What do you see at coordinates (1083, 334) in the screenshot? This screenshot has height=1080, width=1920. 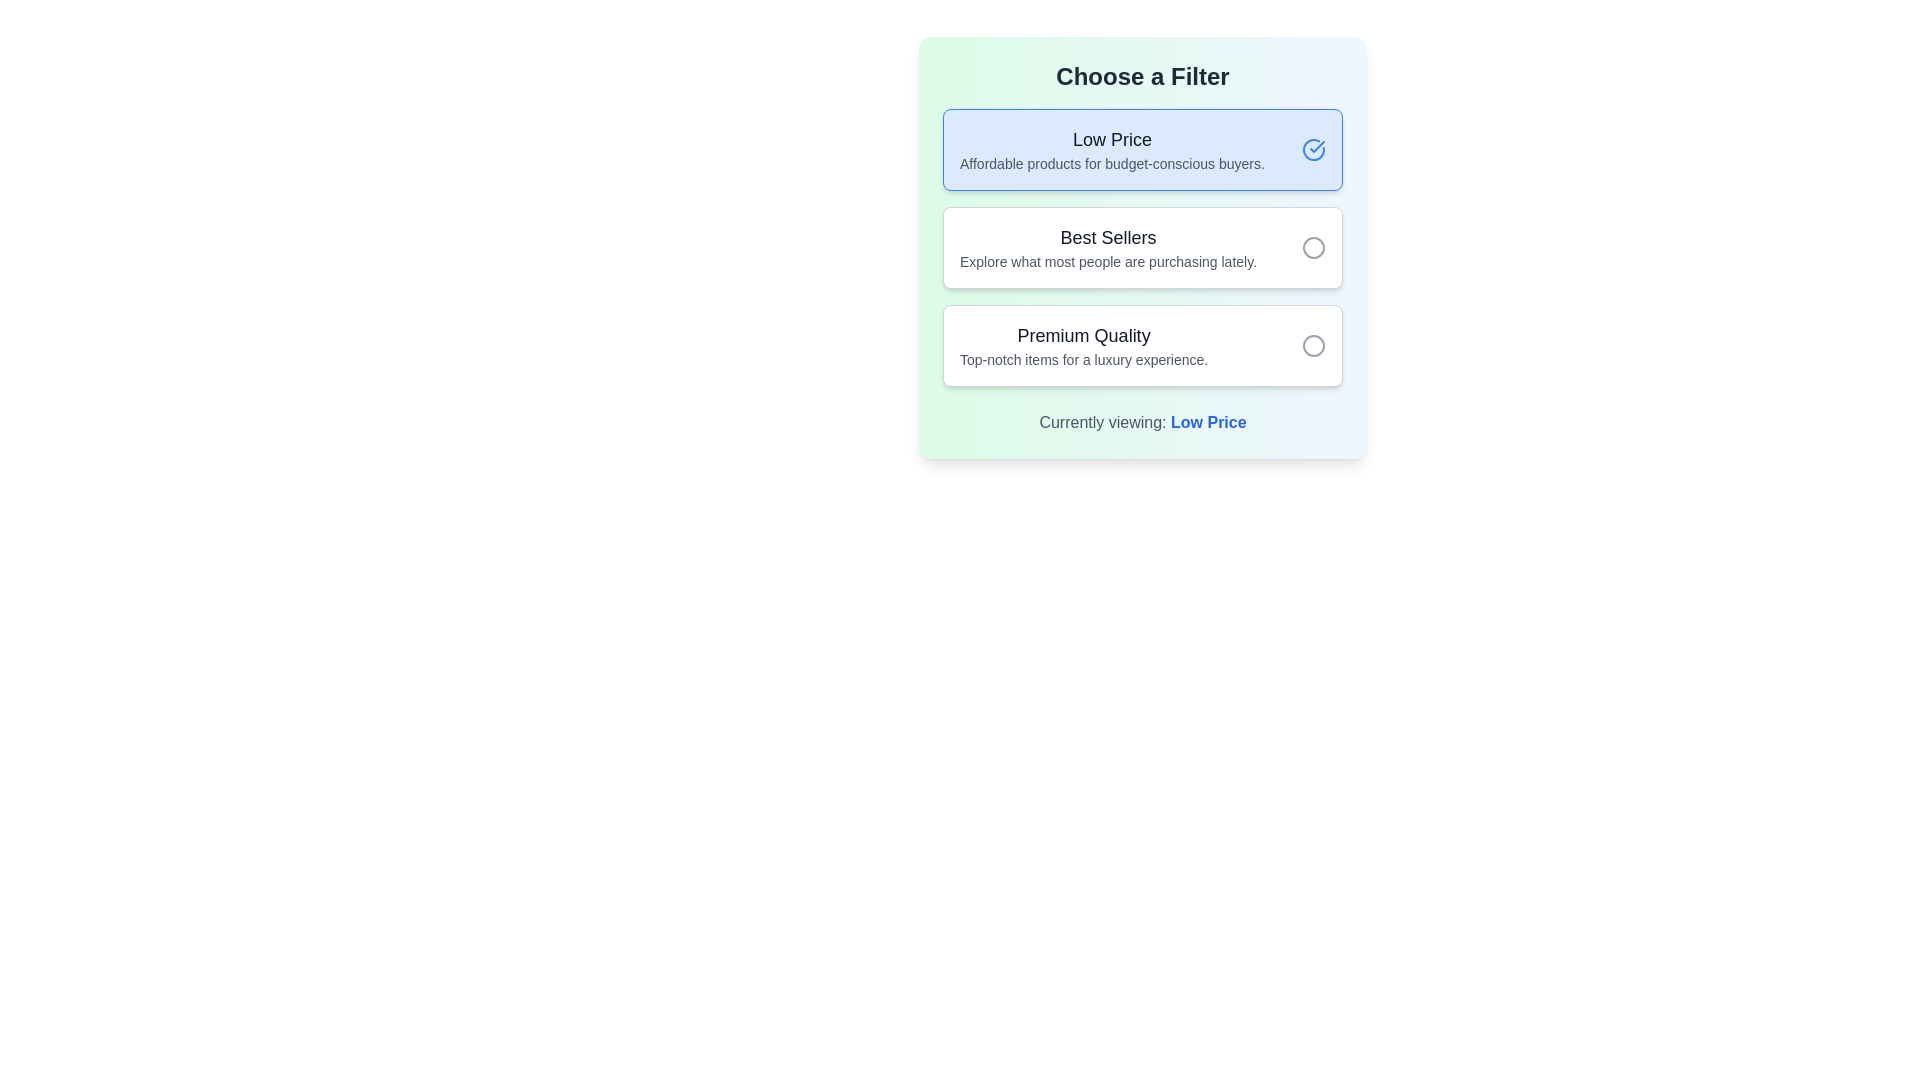 I see `the static text element titled 'Premium Quality', which is the third filter option in the list of filters, positioned below 'Best Sellers'` at bounding box center [1083, 334].